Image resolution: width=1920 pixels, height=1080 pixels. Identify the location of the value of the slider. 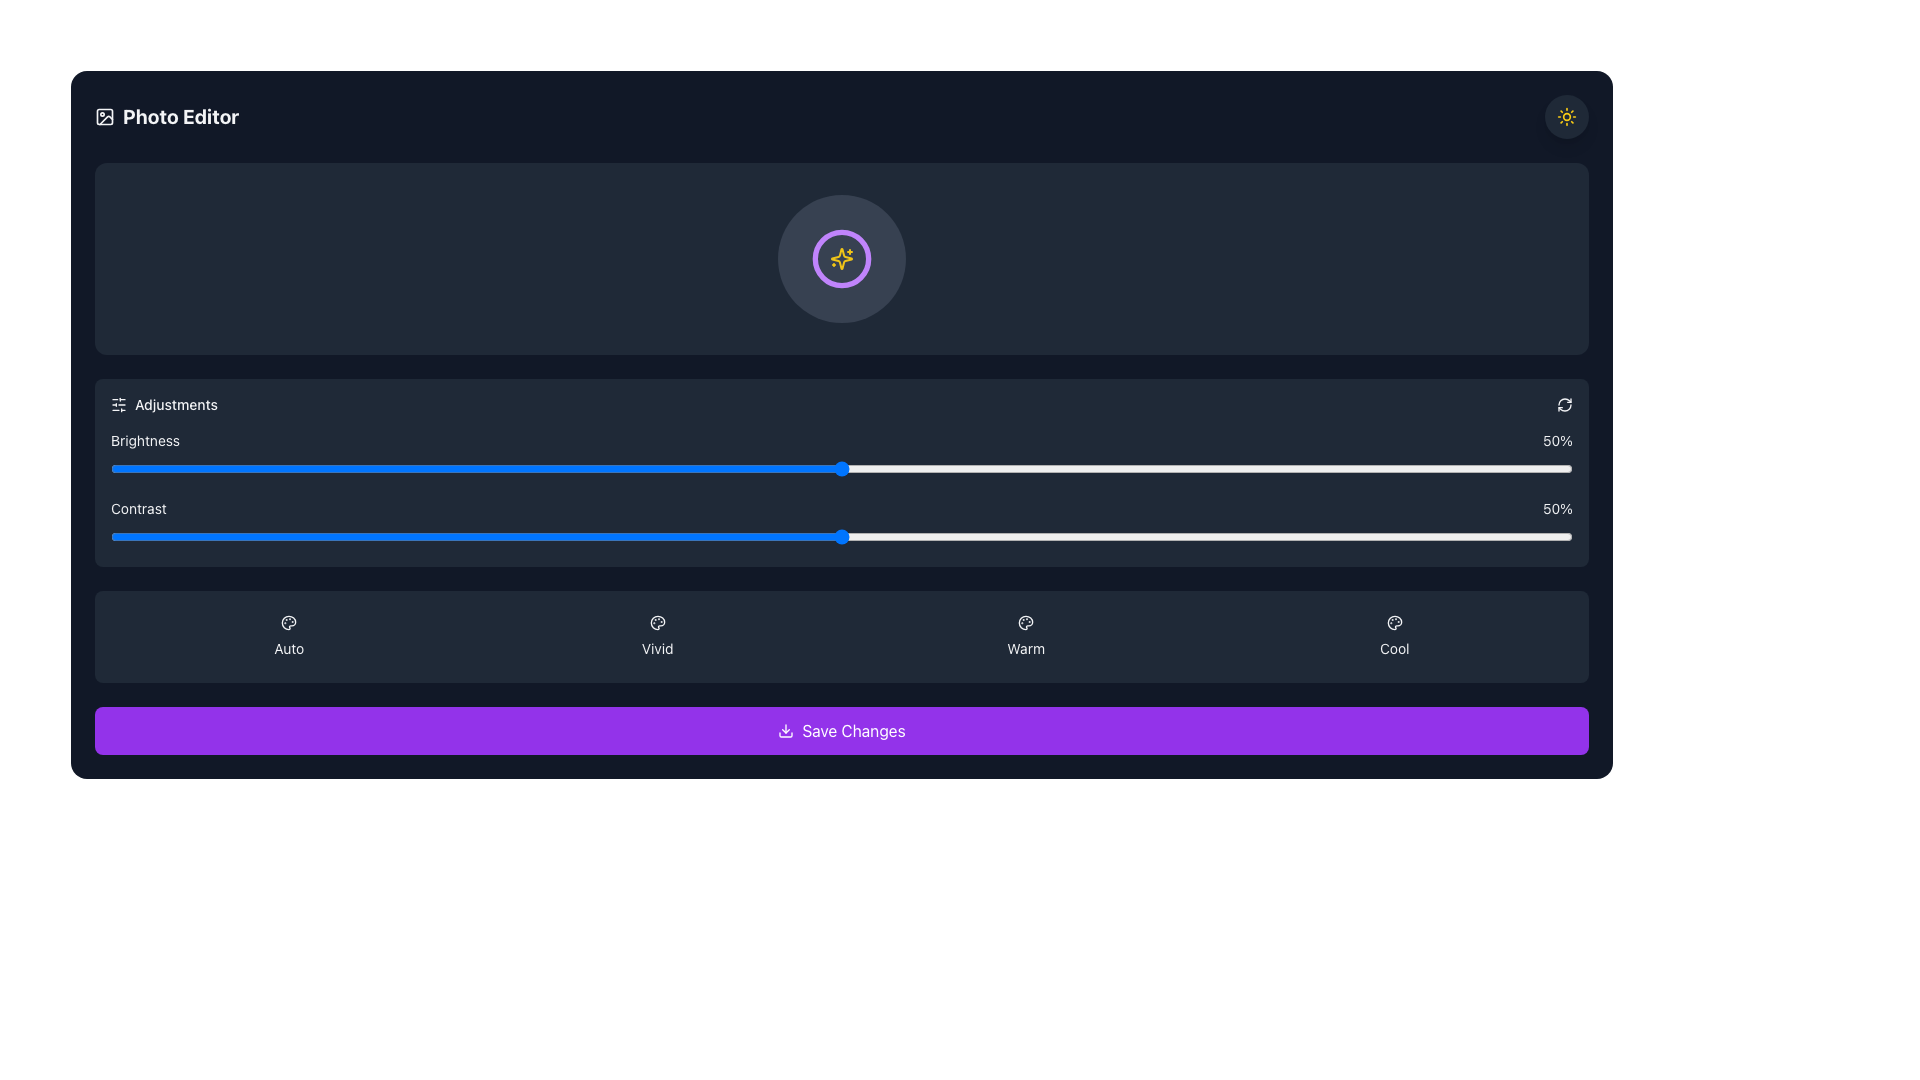
(621, 535).